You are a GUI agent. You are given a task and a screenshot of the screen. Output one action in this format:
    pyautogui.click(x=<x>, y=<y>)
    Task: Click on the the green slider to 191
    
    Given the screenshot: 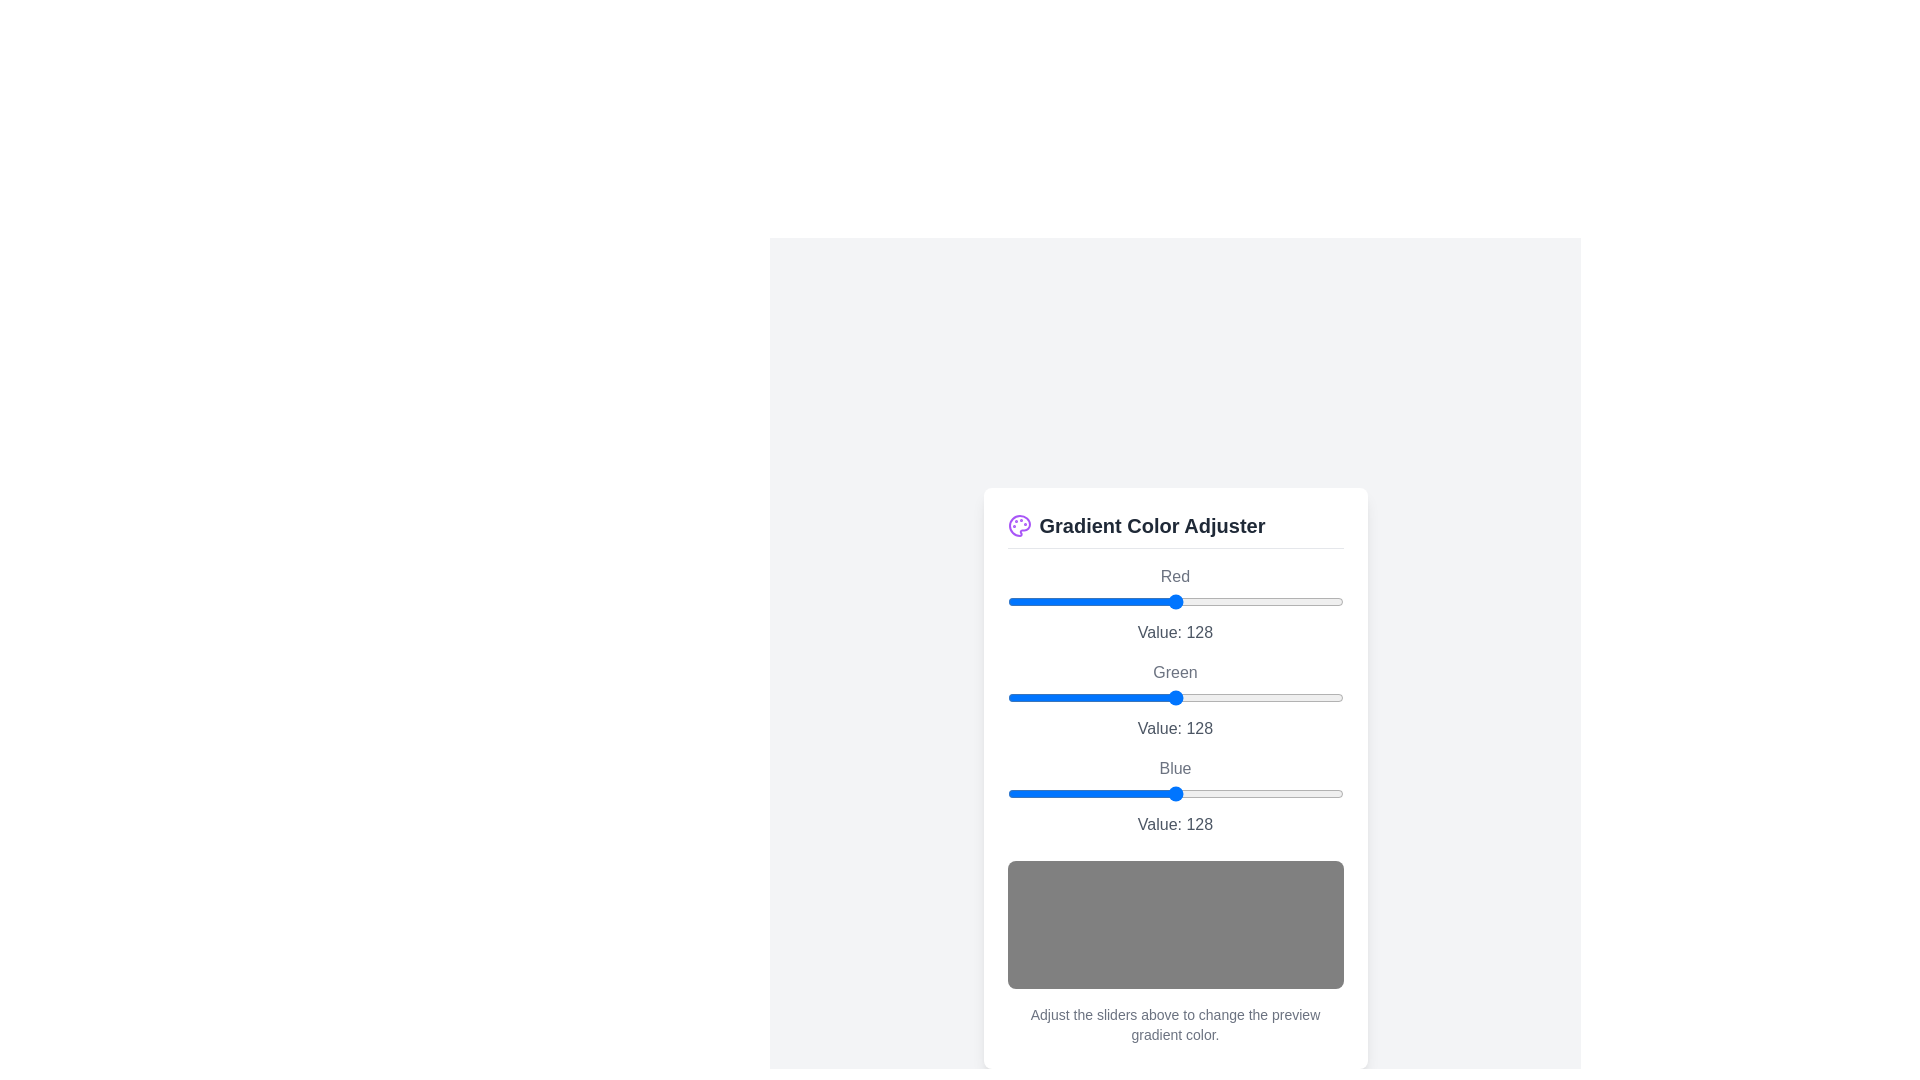 What is the action you would take?
    pyautogui.click(x=1258, y=696)
    